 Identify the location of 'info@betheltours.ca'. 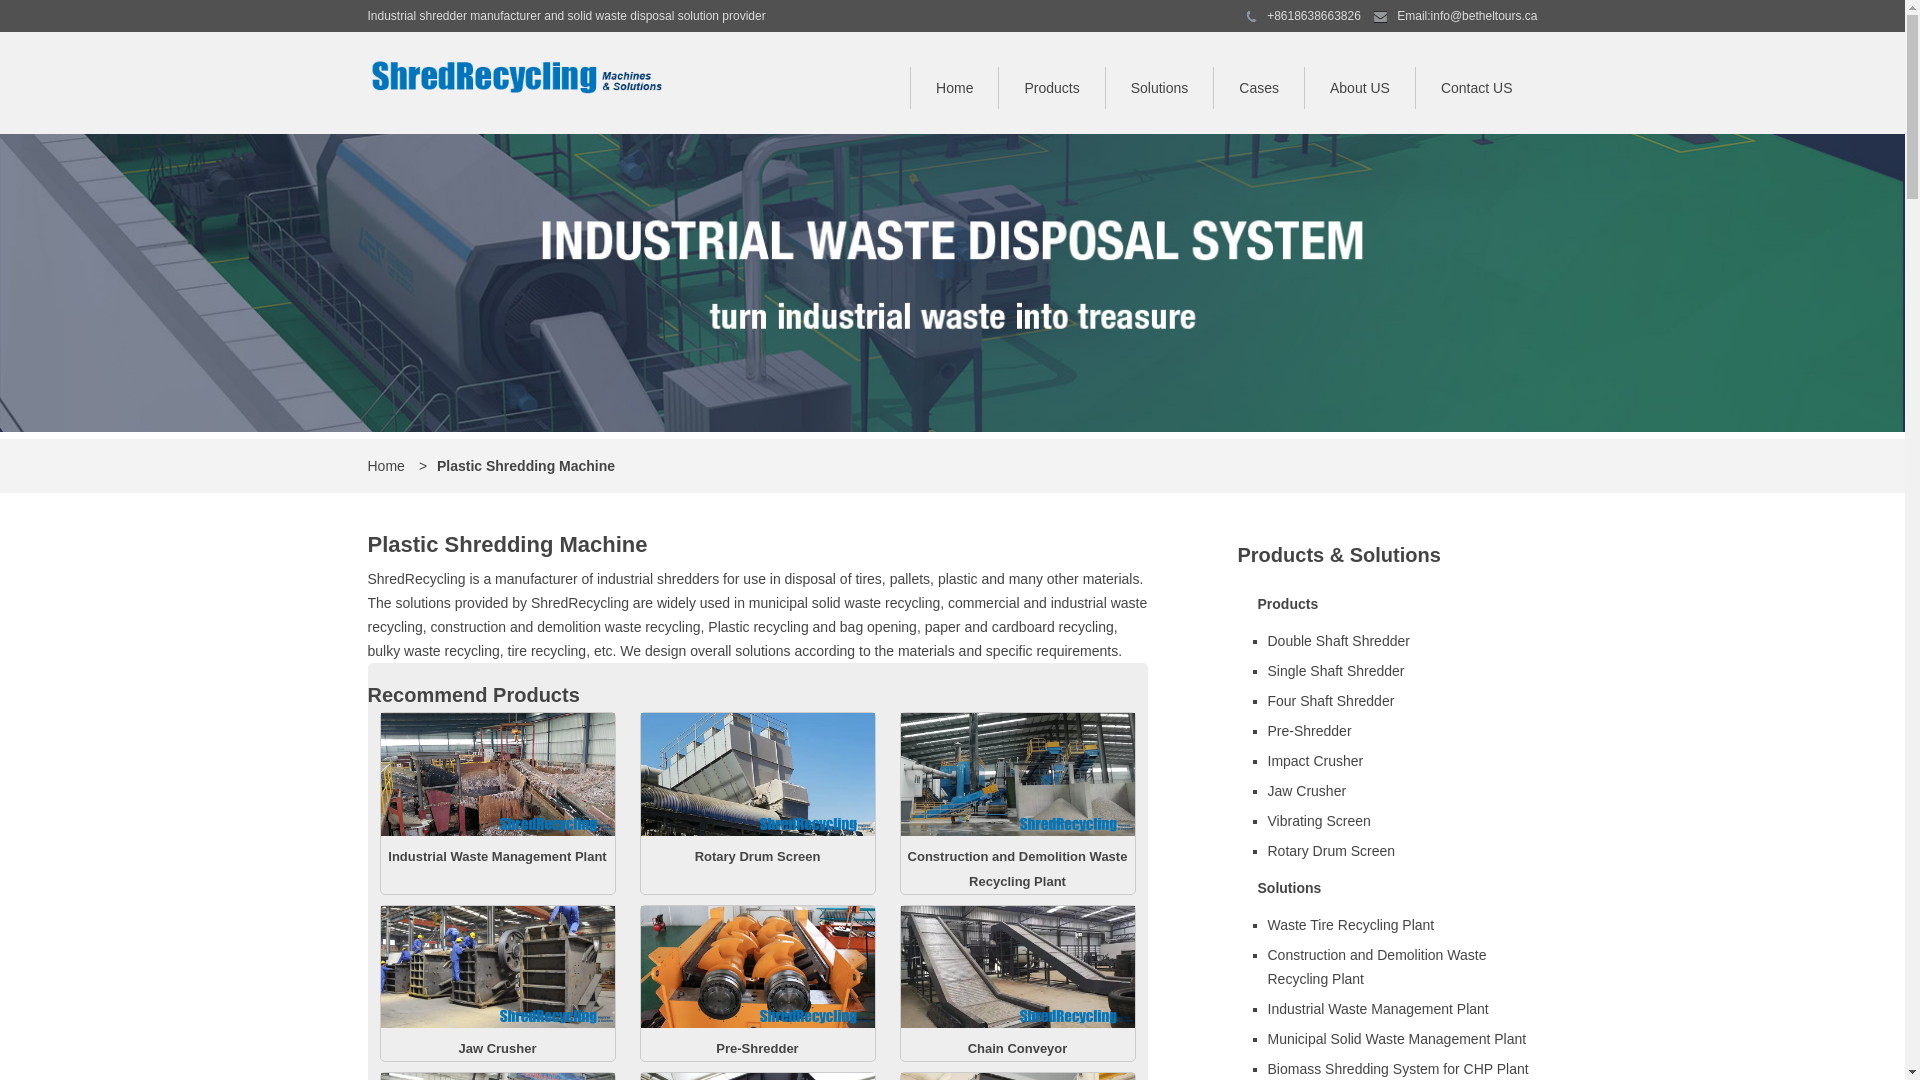
(1484, 15).